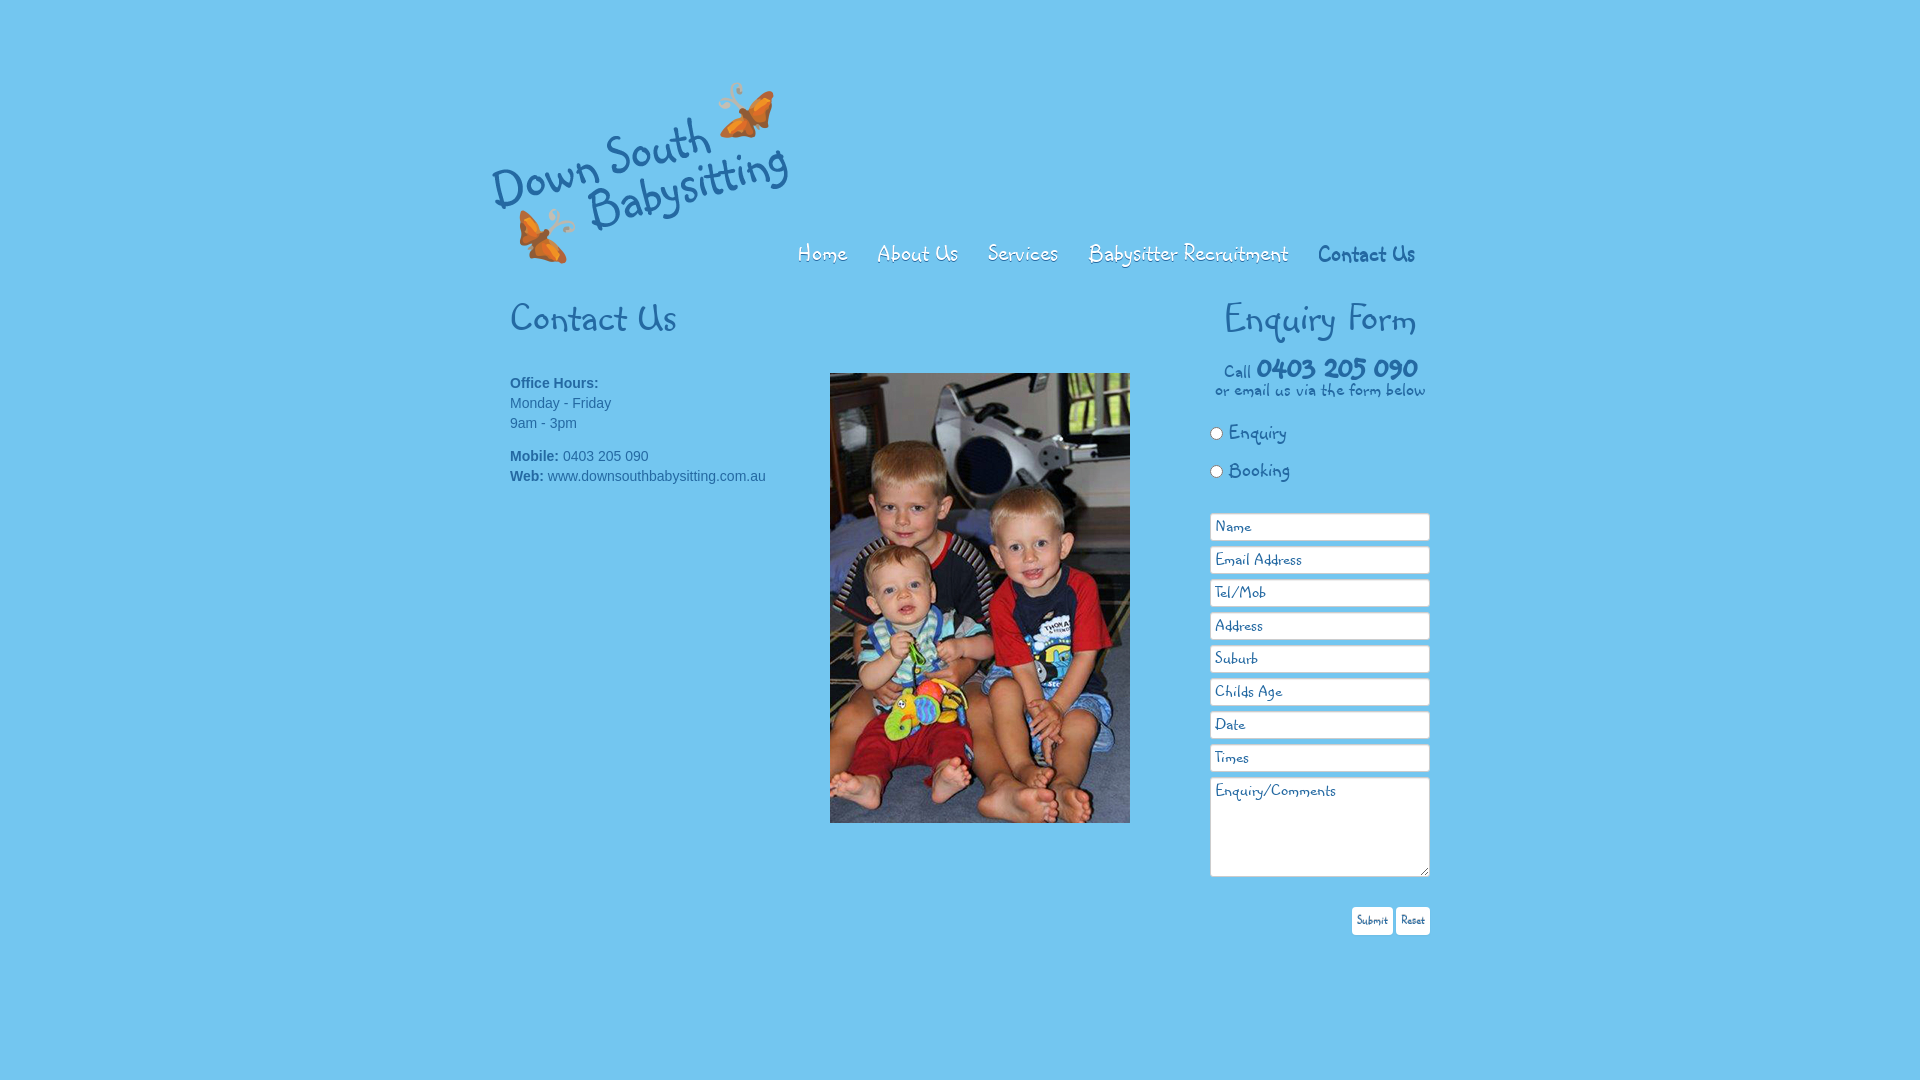 This screenshot has width=1920, height=1080. Describe the element at coordinates (657, 475) in the screenshot. I see `'www.downsouthbabysitting.com.au'` at that location.